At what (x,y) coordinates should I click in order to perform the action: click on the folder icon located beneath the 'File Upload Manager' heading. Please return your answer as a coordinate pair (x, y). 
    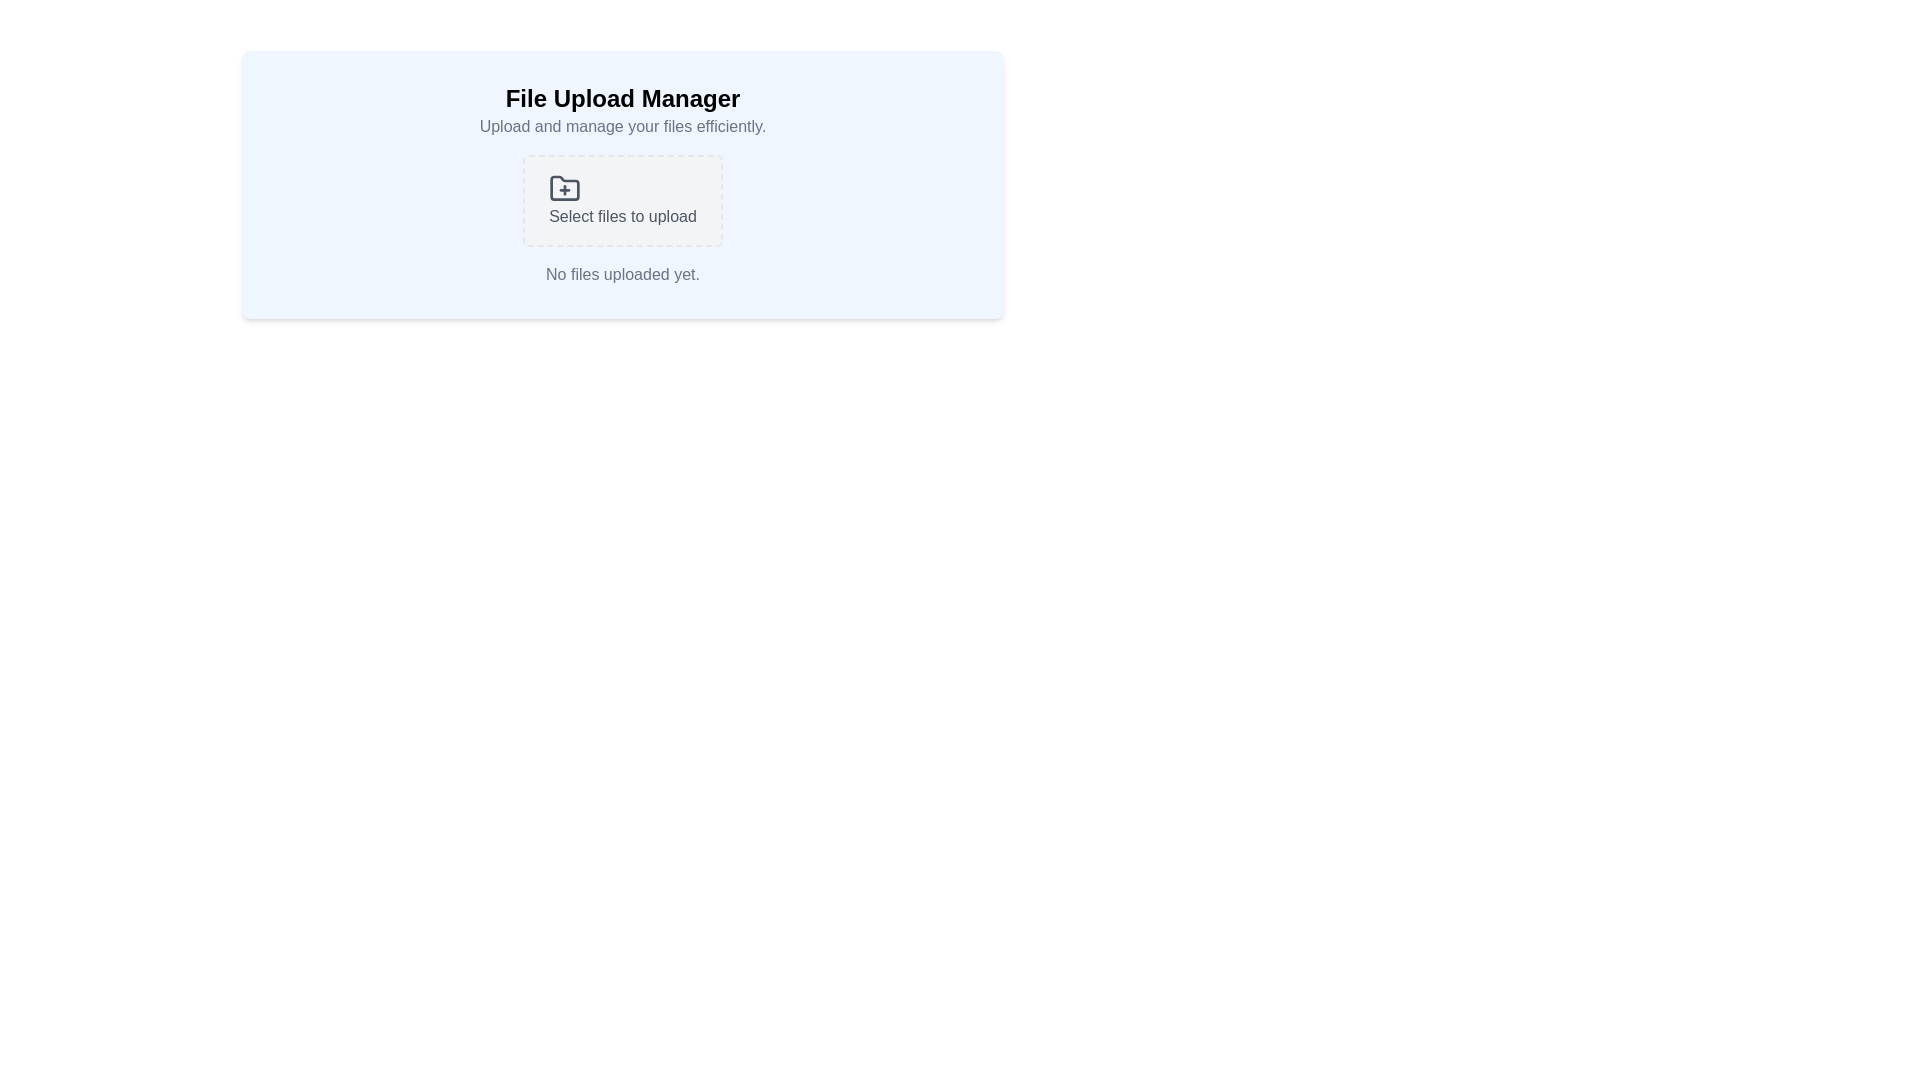
    Looking at the image, I should click on (564, 188).